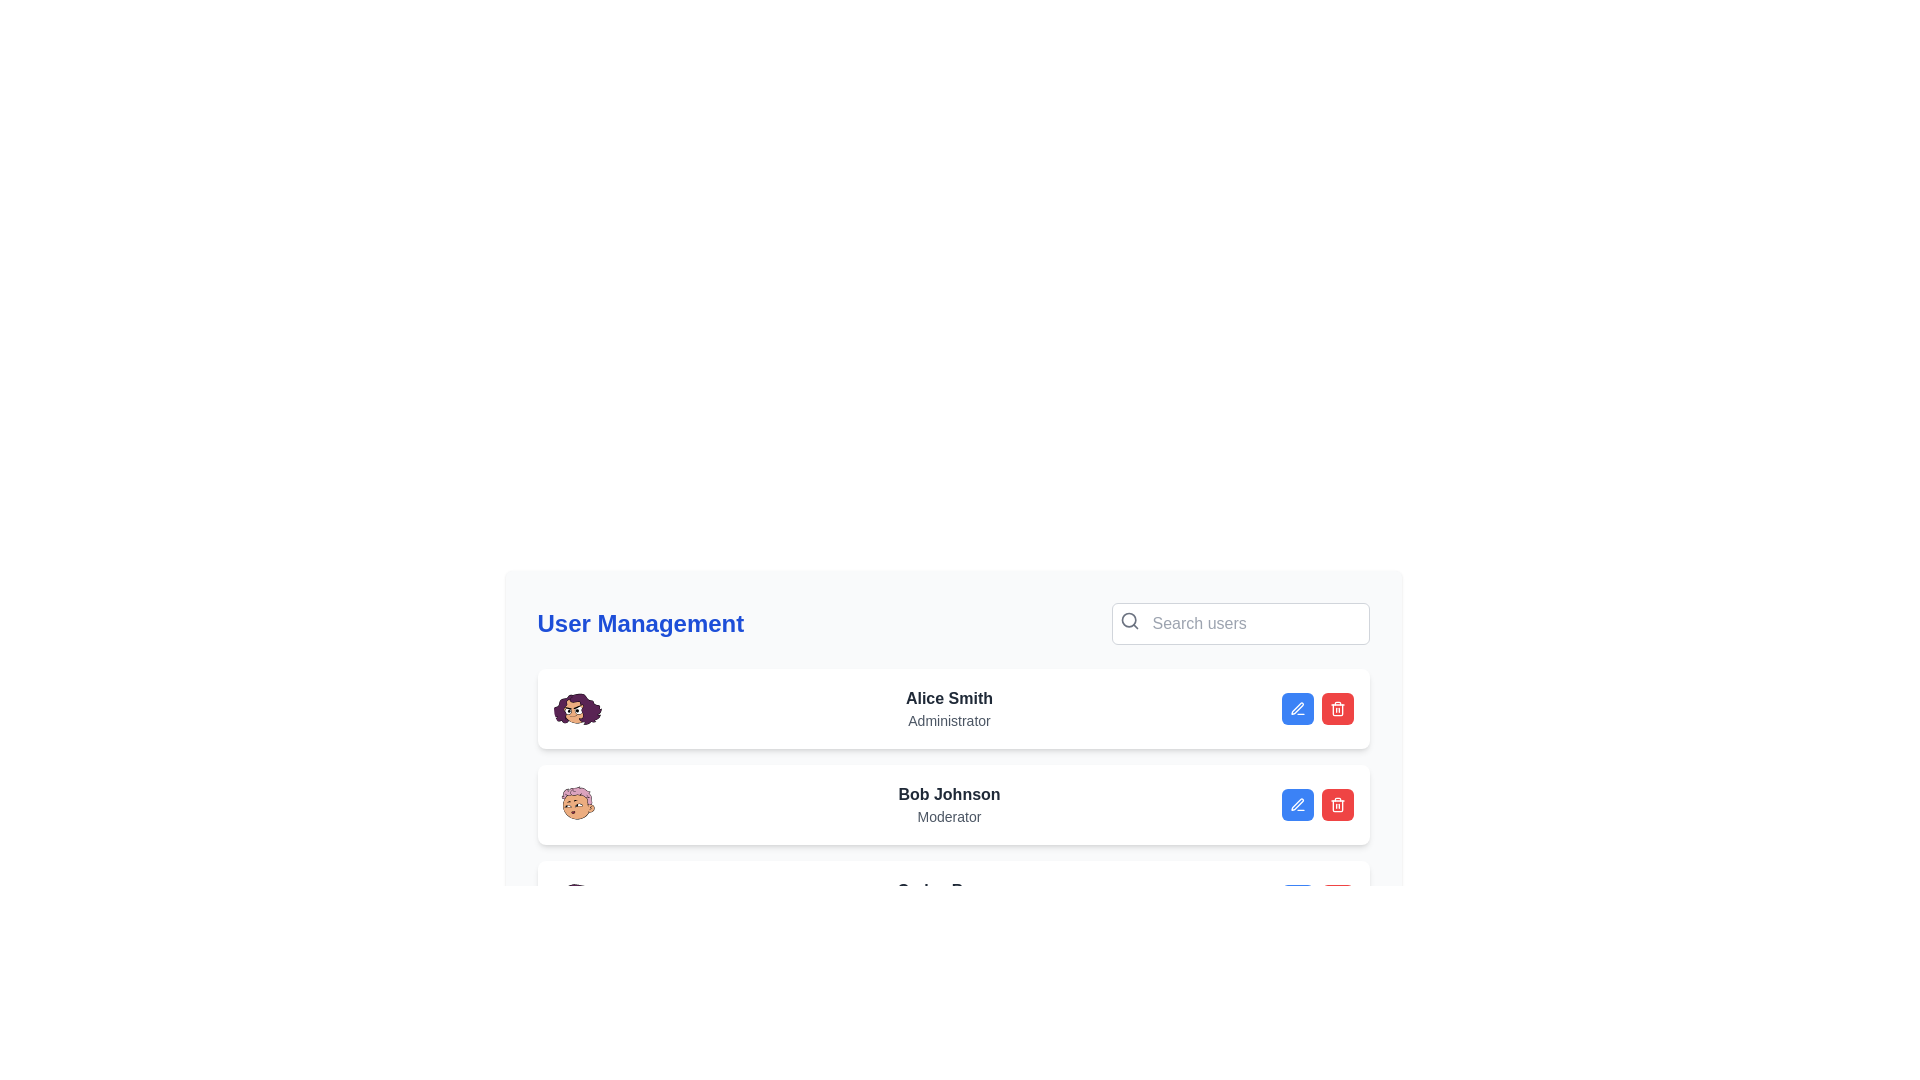 The width and height of the screenshot is (1920, 1080). Describe the element at coordinates (576, 708) in the screenshot. I see `the Profile Picture representing 'Alice Smith'` at that location.